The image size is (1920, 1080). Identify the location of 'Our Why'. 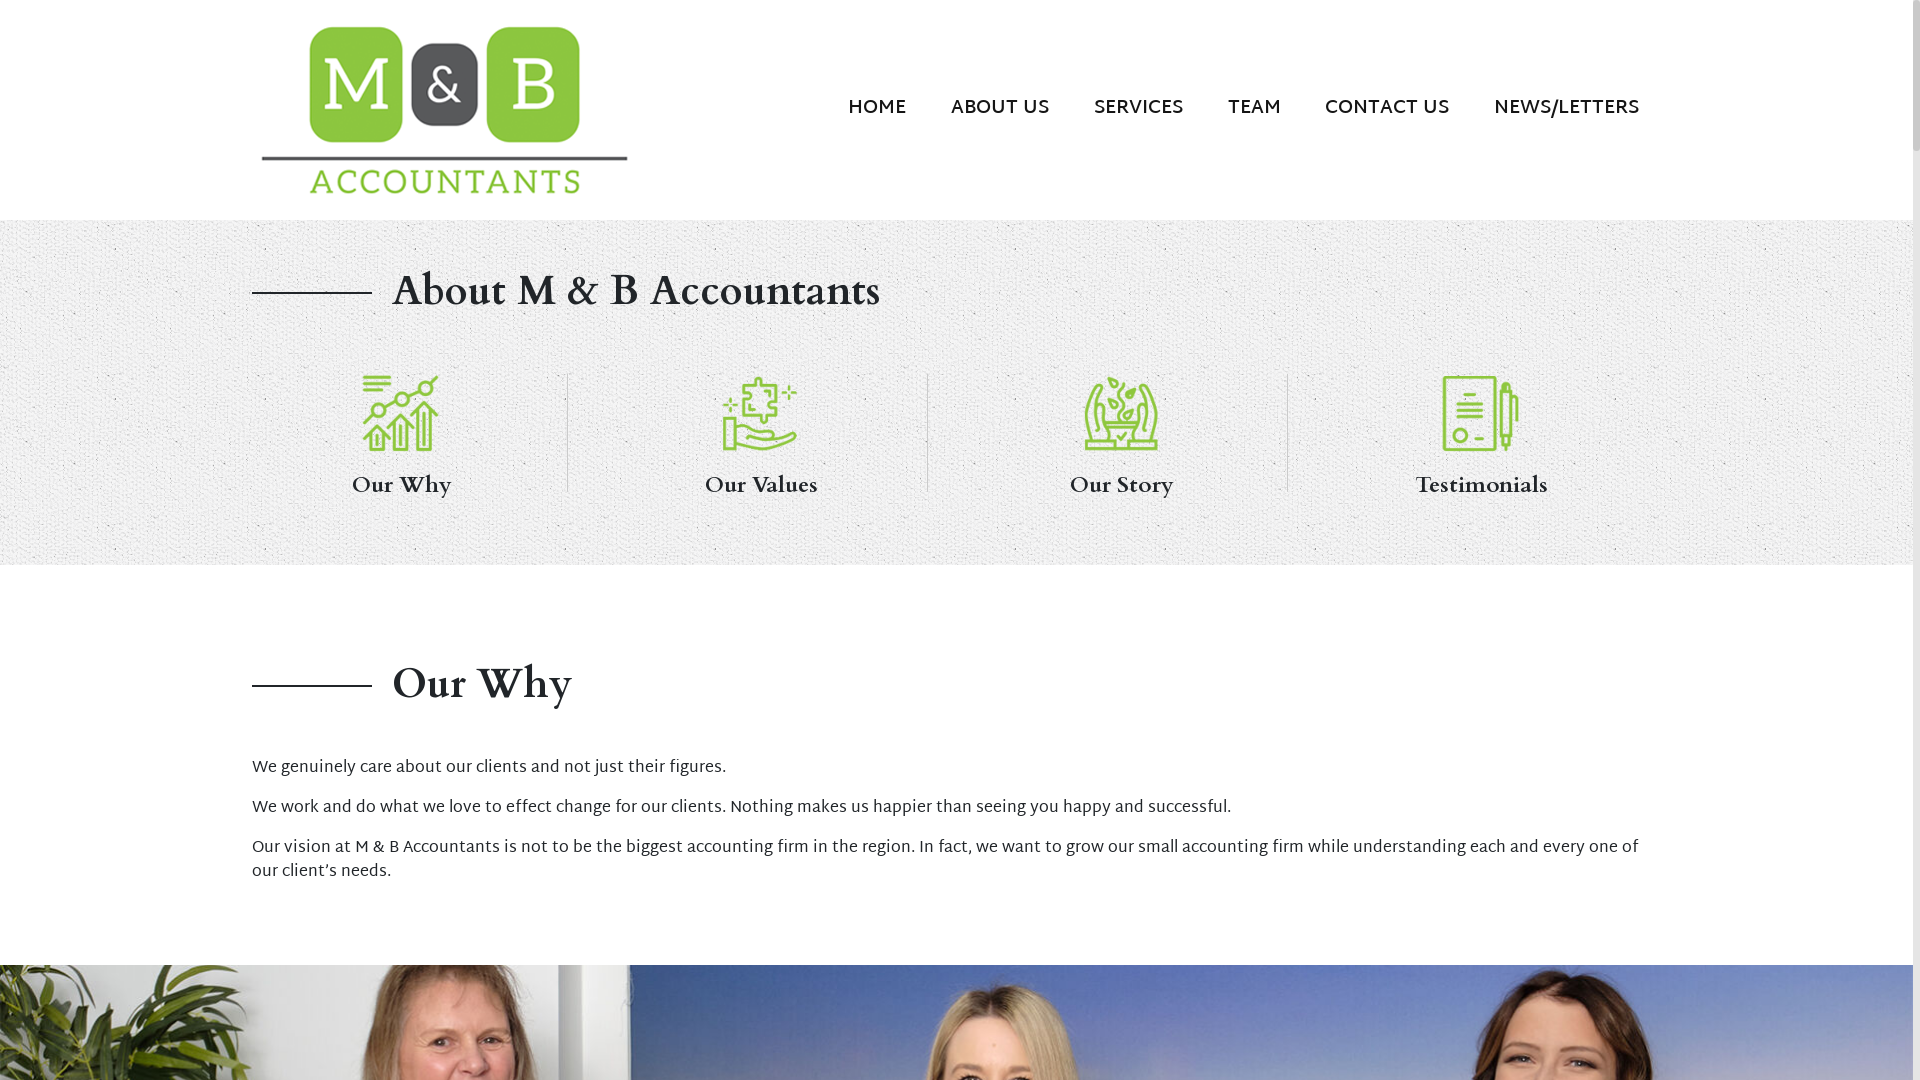
(400, 431).